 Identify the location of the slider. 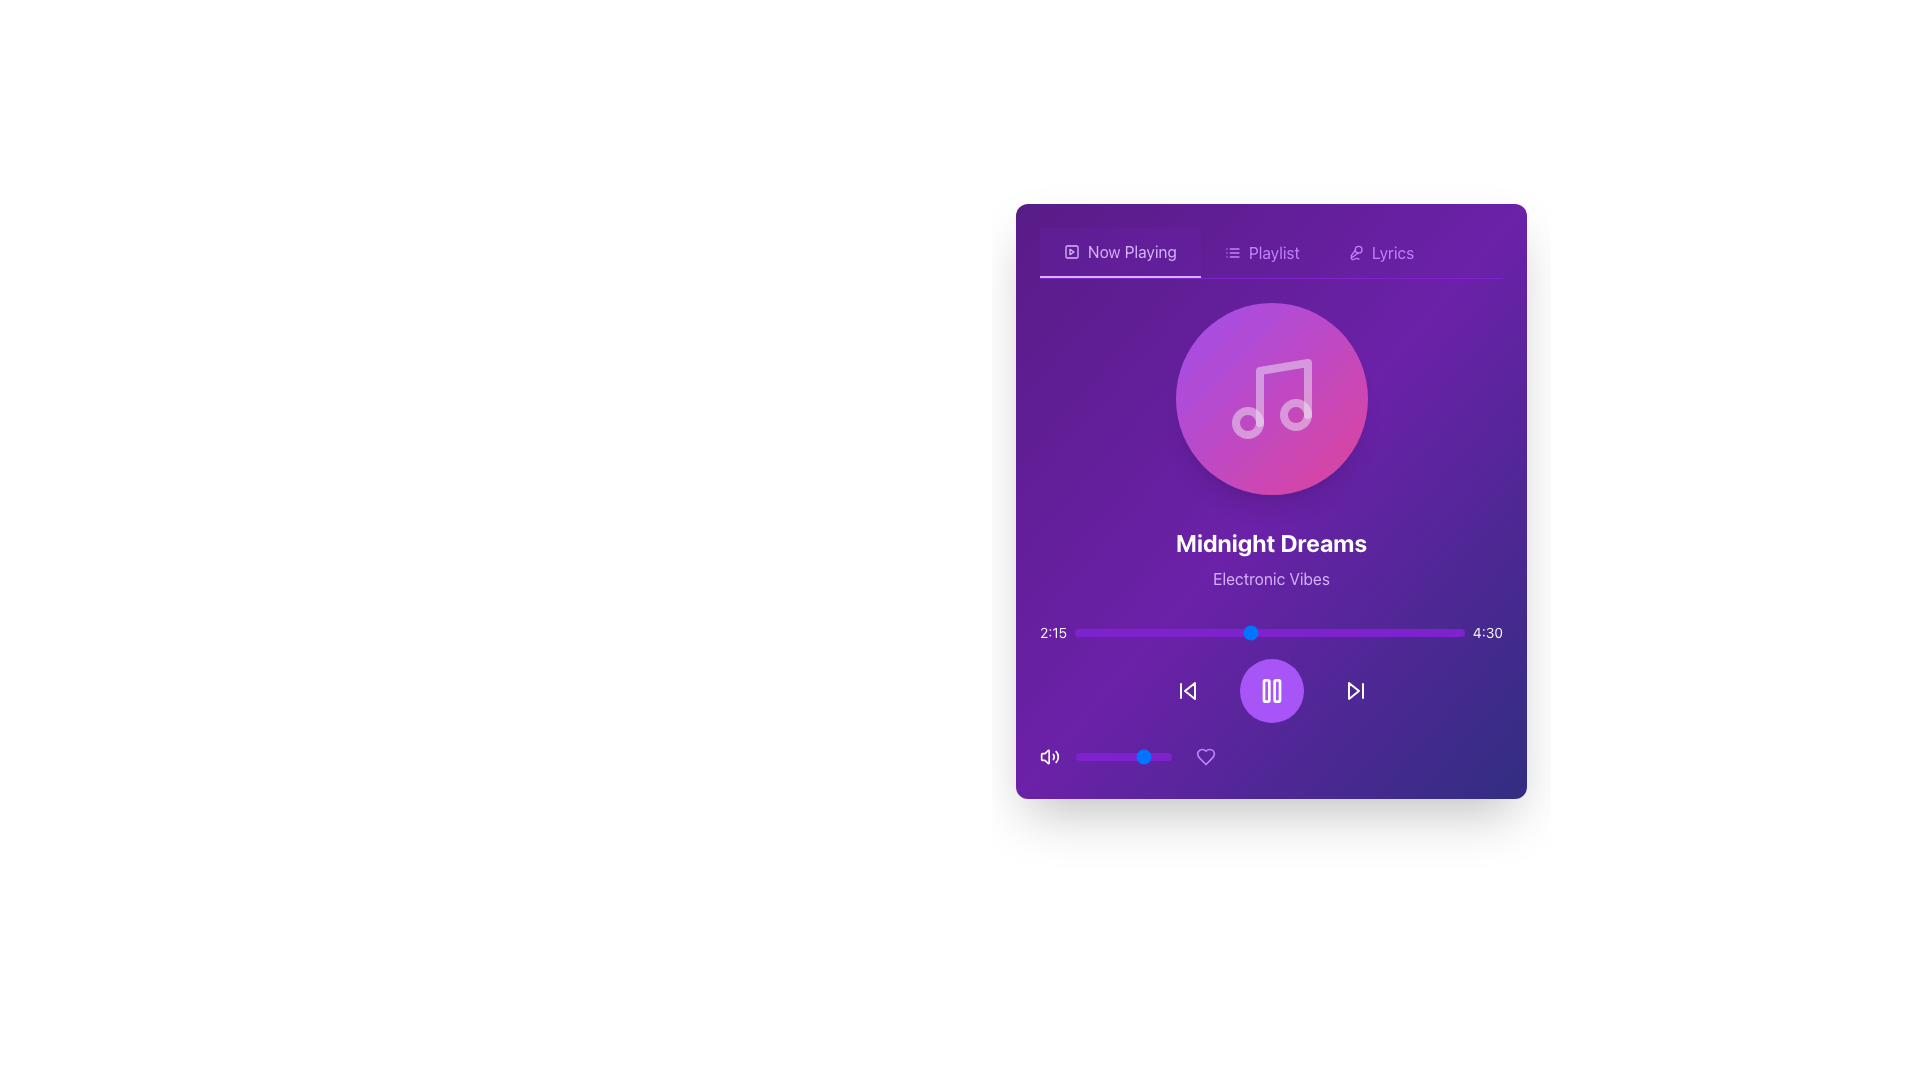
(1168, 632).